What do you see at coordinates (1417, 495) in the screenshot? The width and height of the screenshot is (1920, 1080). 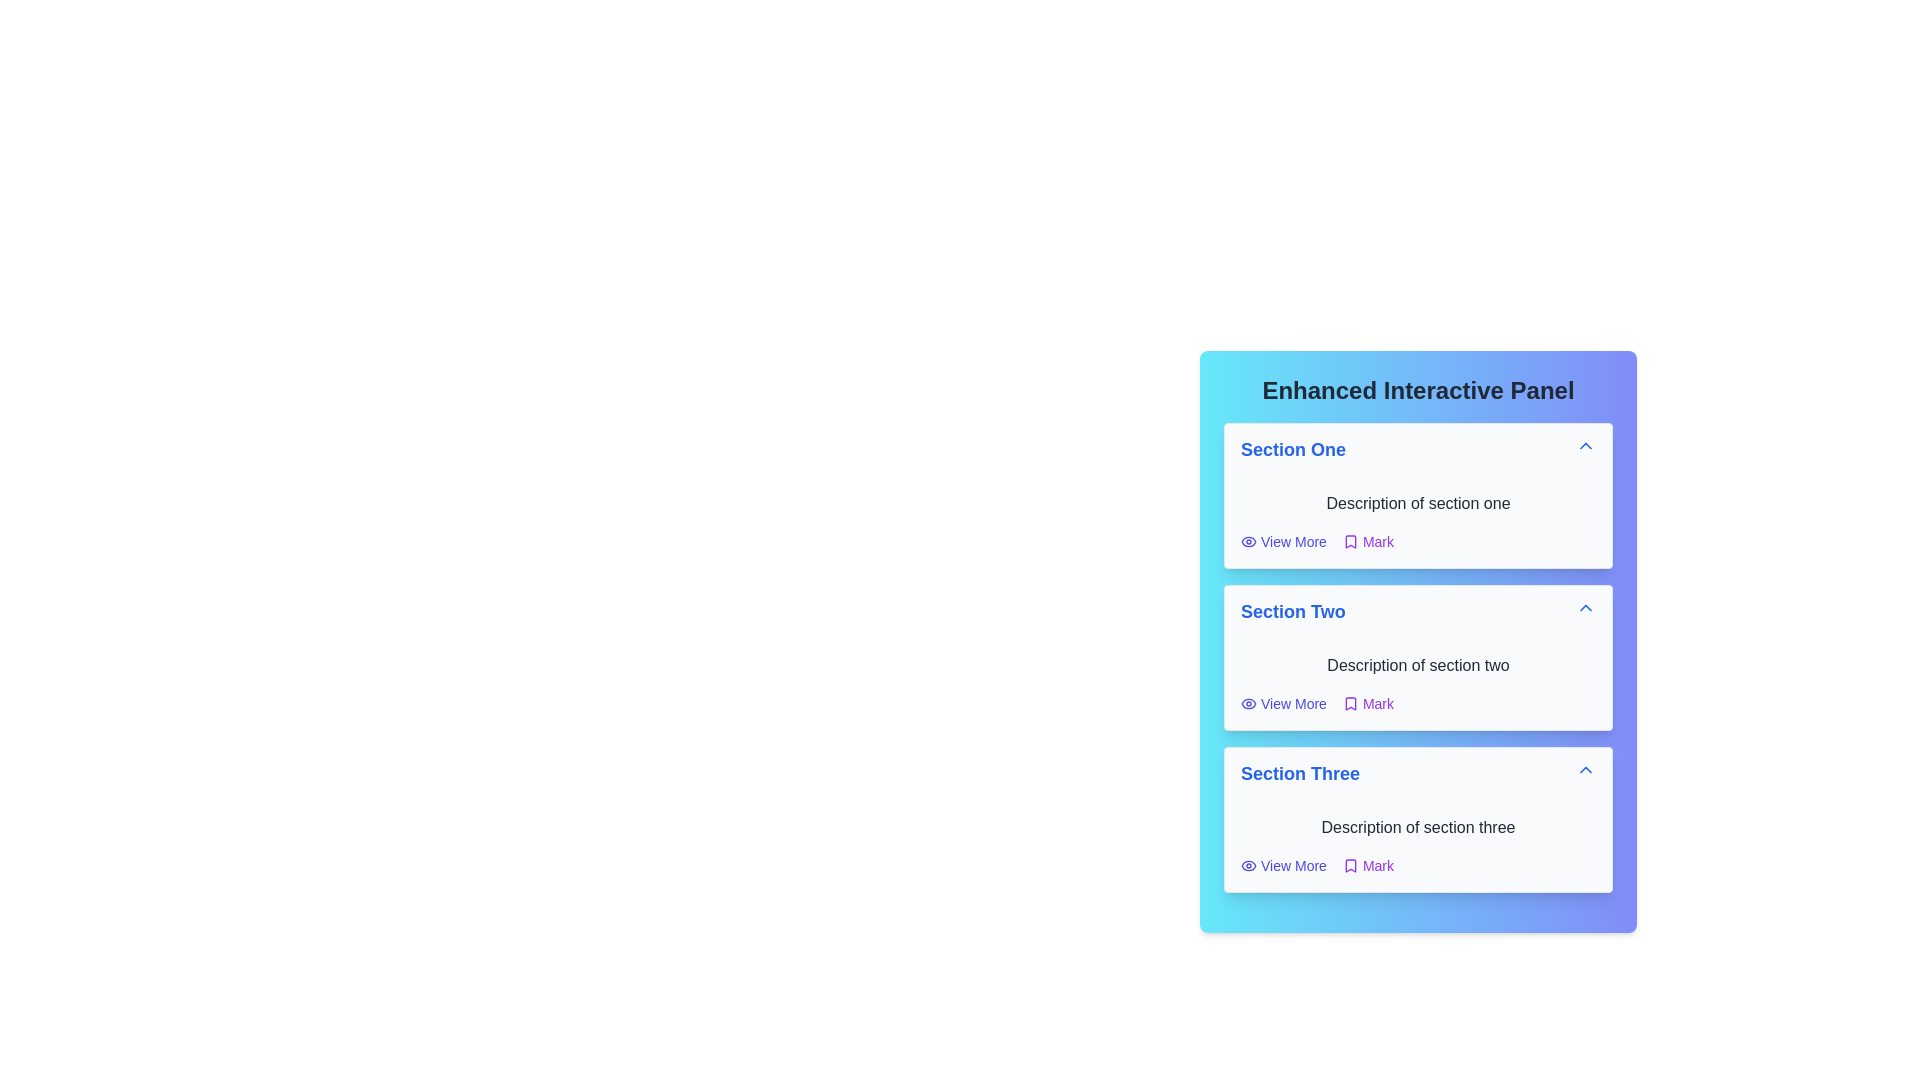 I see `the first collapsible section titled 'Section One' directly beneath the heading 'Enhanced Interactive Panel'` at bounding box center [1417, 495].